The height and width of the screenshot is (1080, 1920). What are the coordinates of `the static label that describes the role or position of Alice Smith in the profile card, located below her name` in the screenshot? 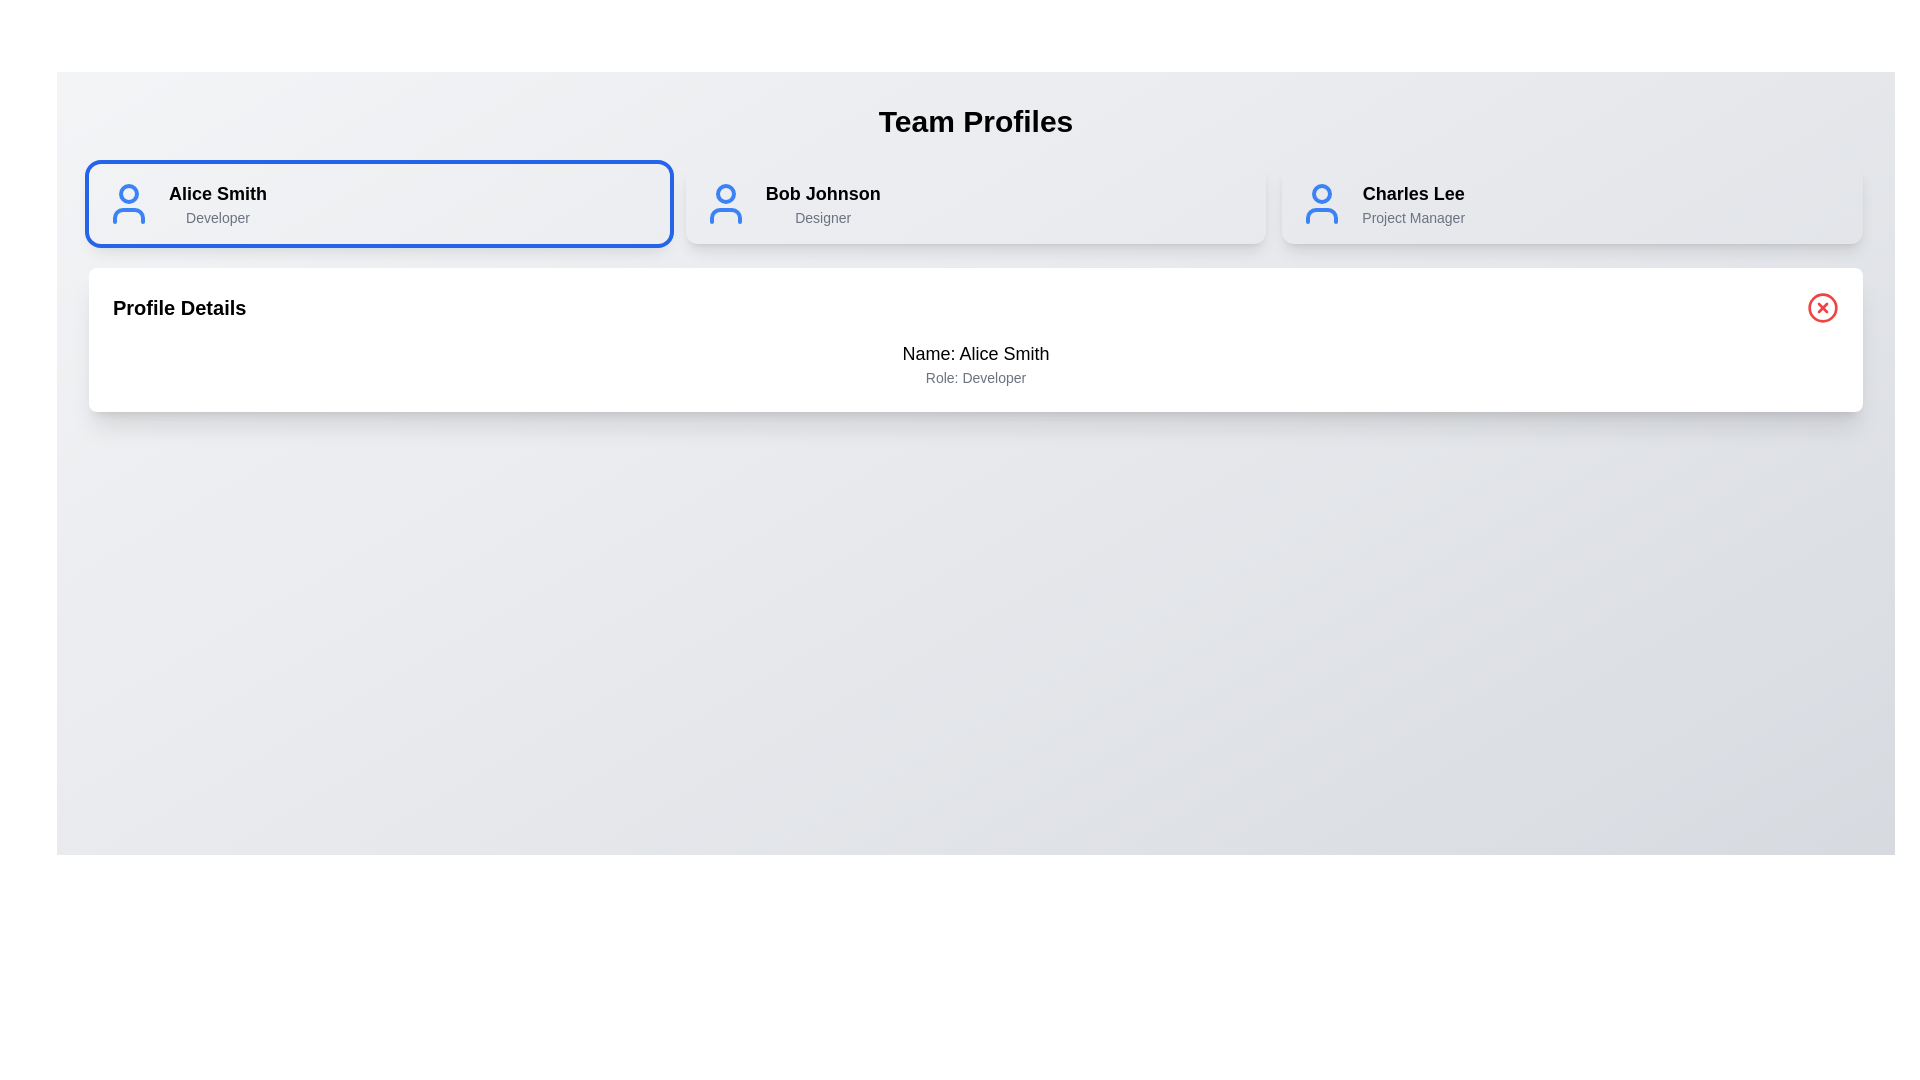 It's located at (218, 218).